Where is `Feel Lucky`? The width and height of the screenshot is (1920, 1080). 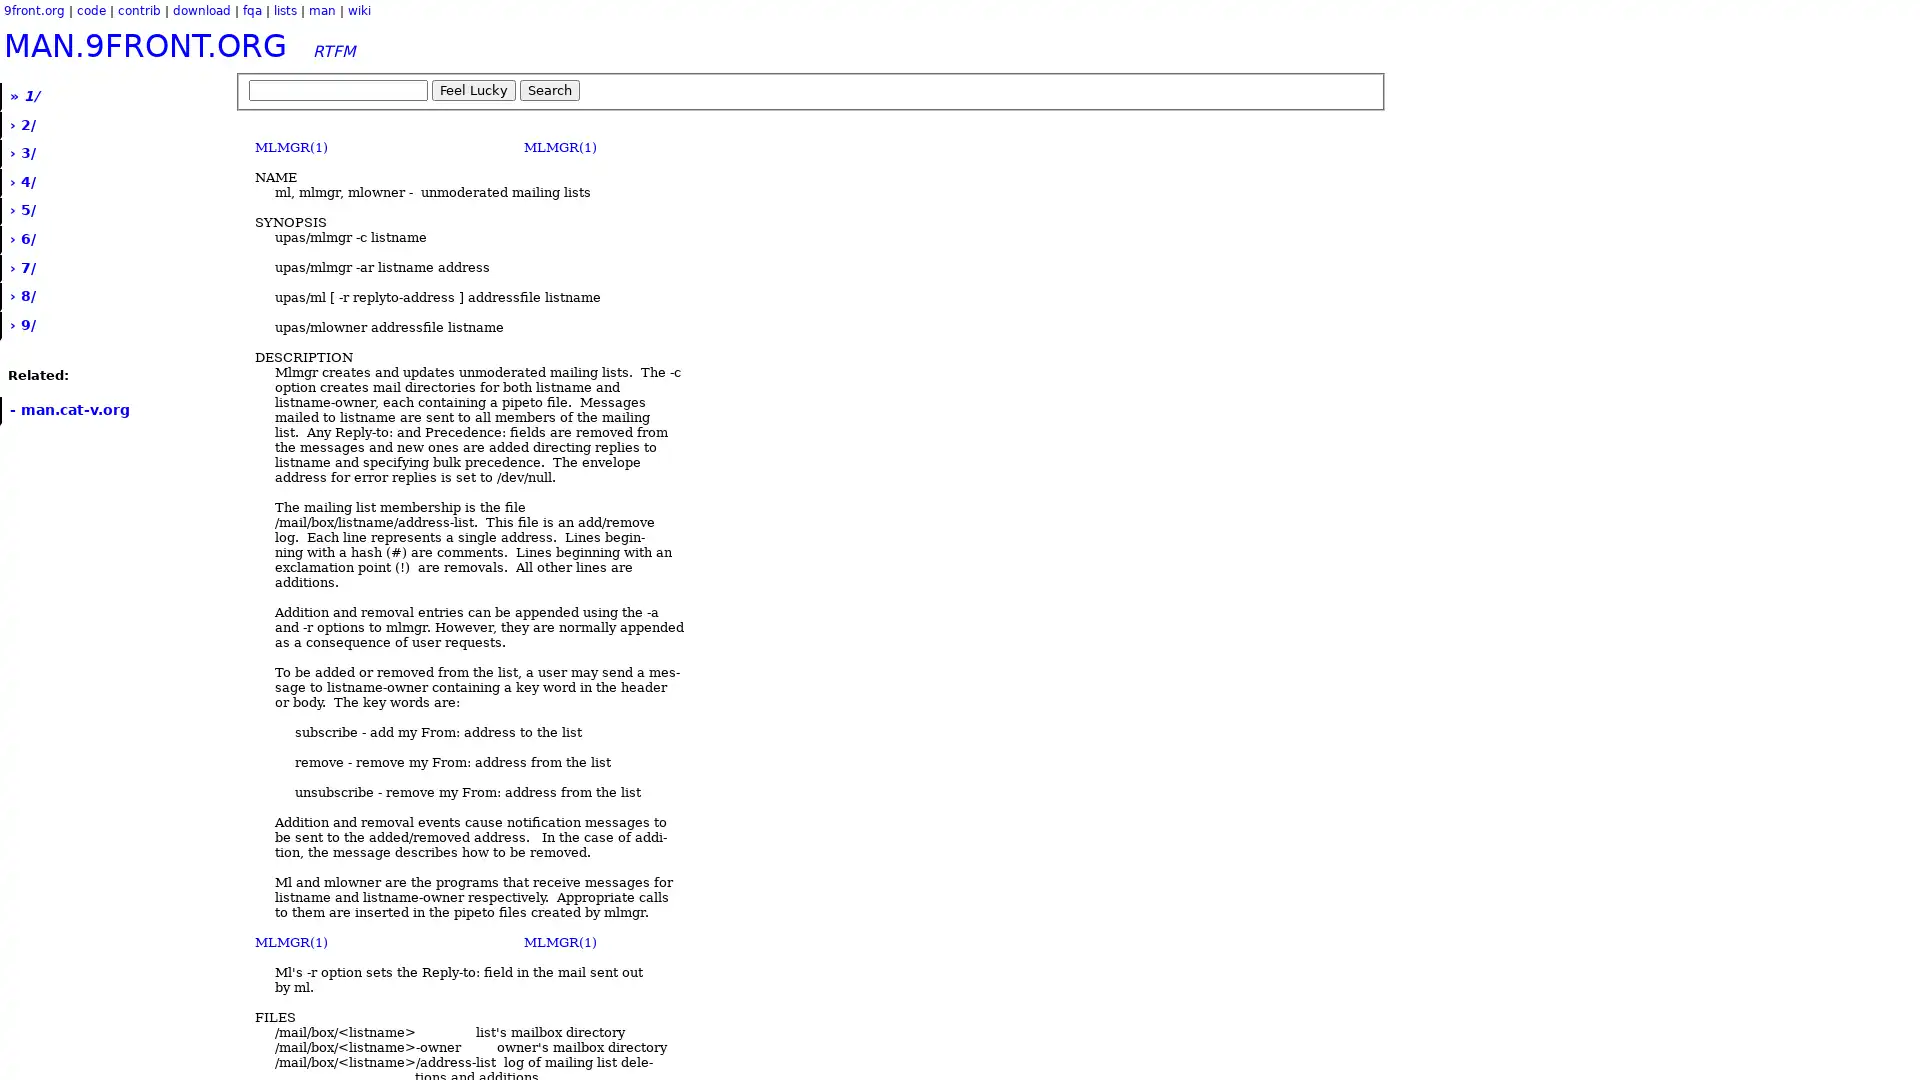 Feel Lucky is located at coordinates (473, 90).